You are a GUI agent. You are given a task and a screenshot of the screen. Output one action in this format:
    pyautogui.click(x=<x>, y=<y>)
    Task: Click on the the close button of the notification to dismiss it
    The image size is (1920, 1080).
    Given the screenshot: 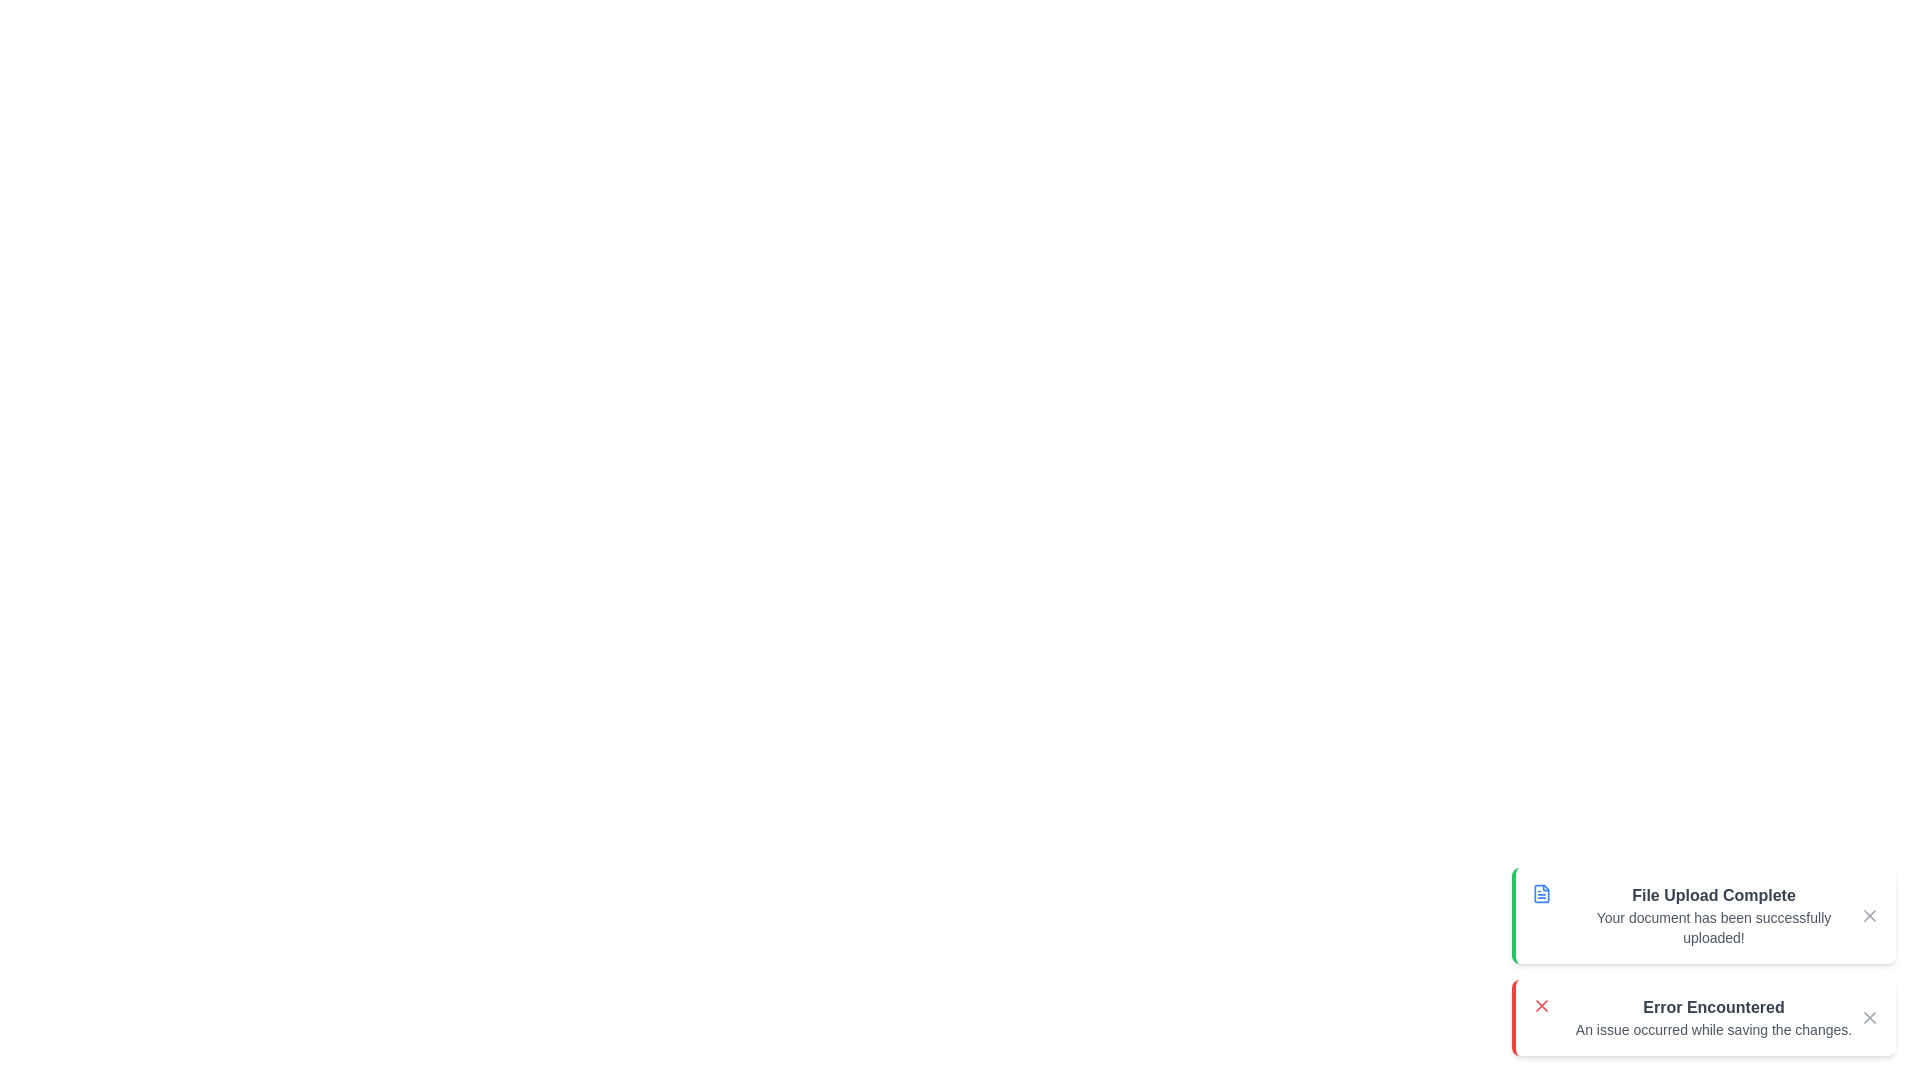 What is the action you would take?
    pyautogui.click(x=1869, y=915)
    